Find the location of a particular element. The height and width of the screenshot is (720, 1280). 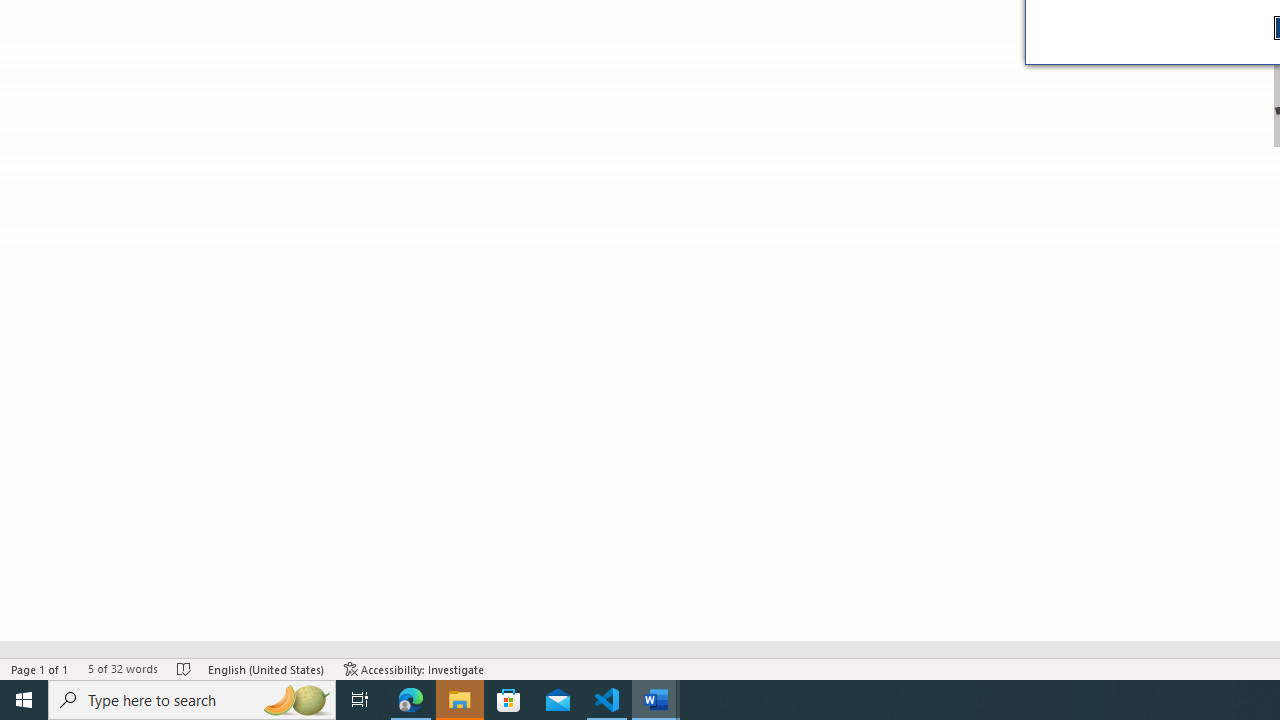

'Task View' is located at coordinates (359, 698).